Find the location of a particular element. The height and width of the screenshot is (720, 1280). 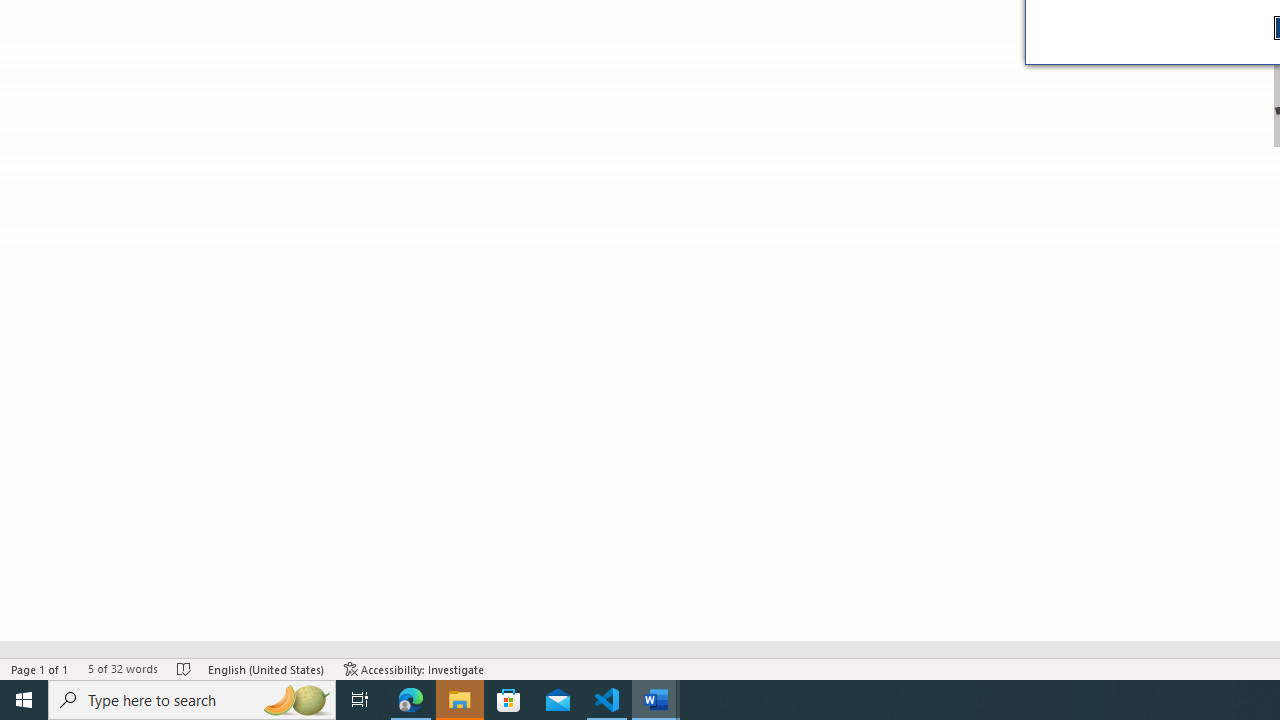

'Task View' is located at coordinates (359, 698).